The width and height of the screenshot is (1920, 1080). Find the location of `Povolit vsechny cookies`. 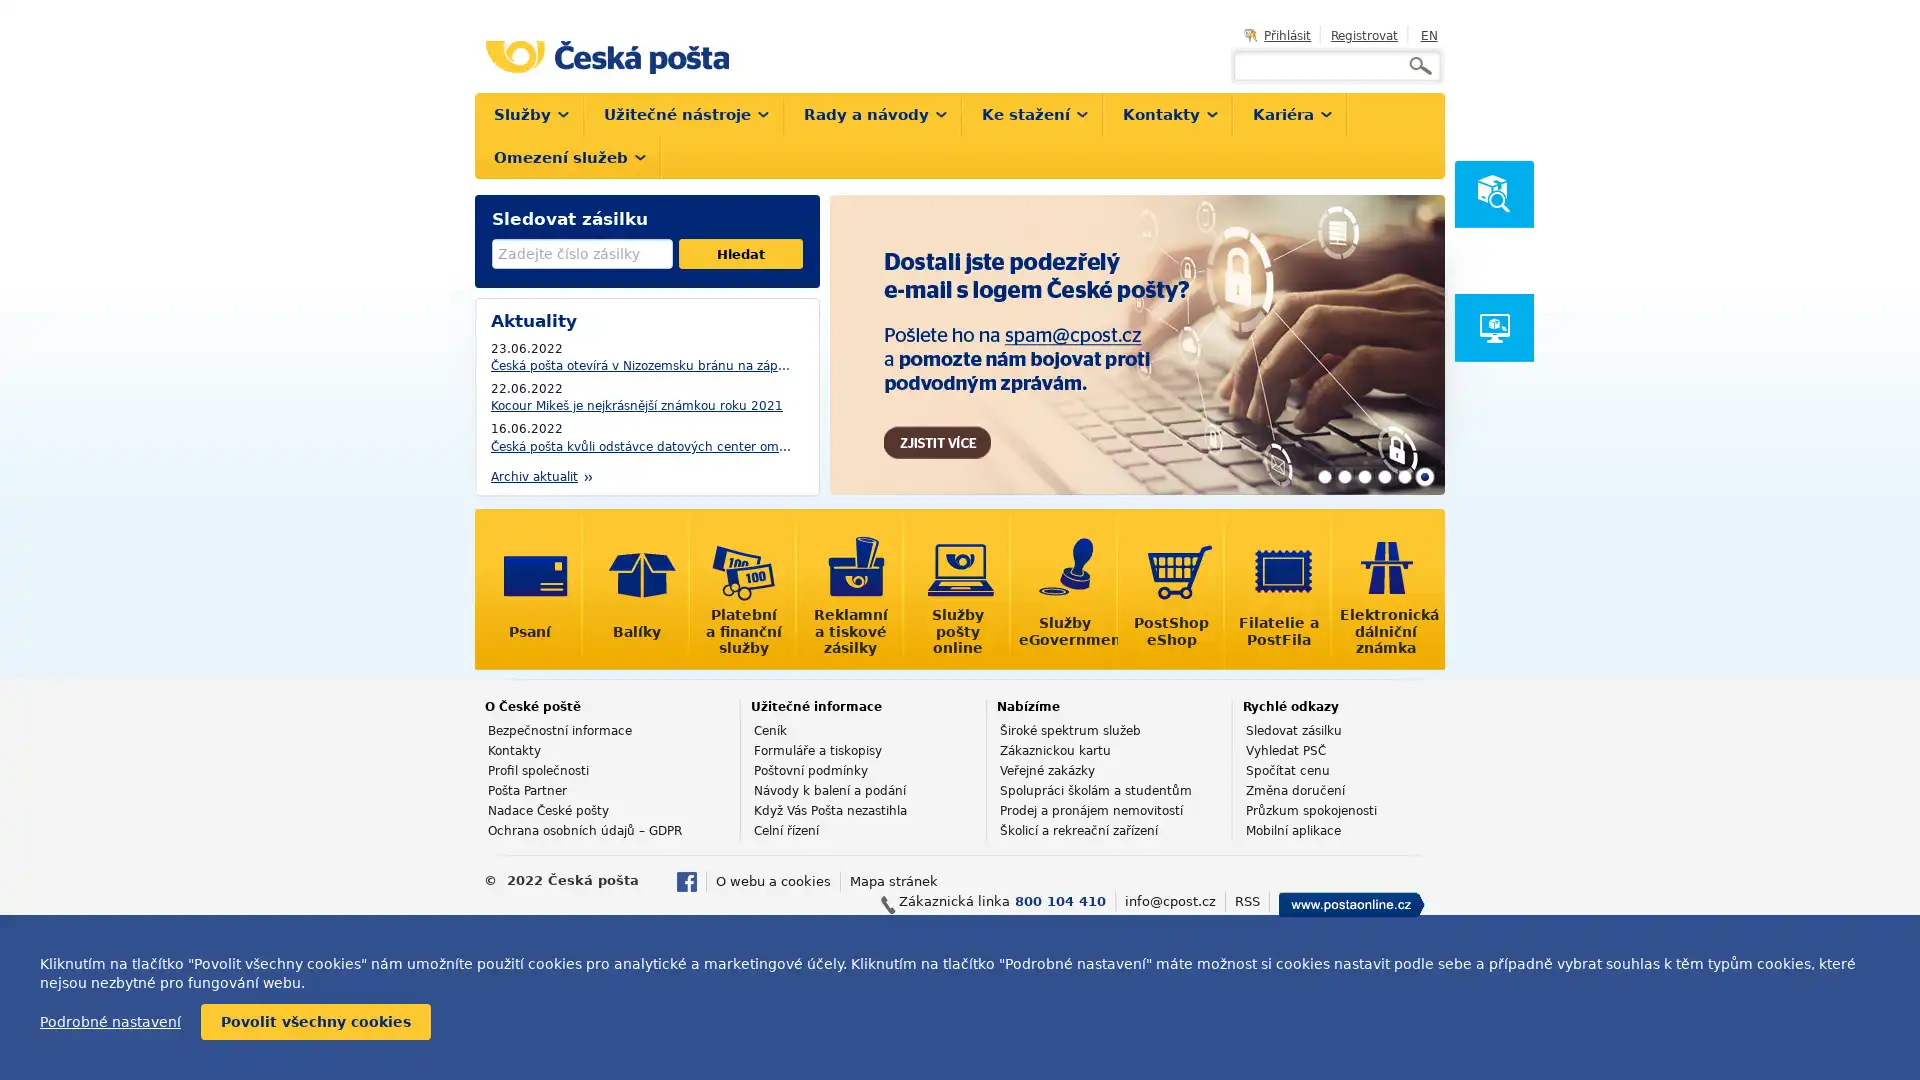

Povolit vsechny cookies is located at coordinates (315, 1022).